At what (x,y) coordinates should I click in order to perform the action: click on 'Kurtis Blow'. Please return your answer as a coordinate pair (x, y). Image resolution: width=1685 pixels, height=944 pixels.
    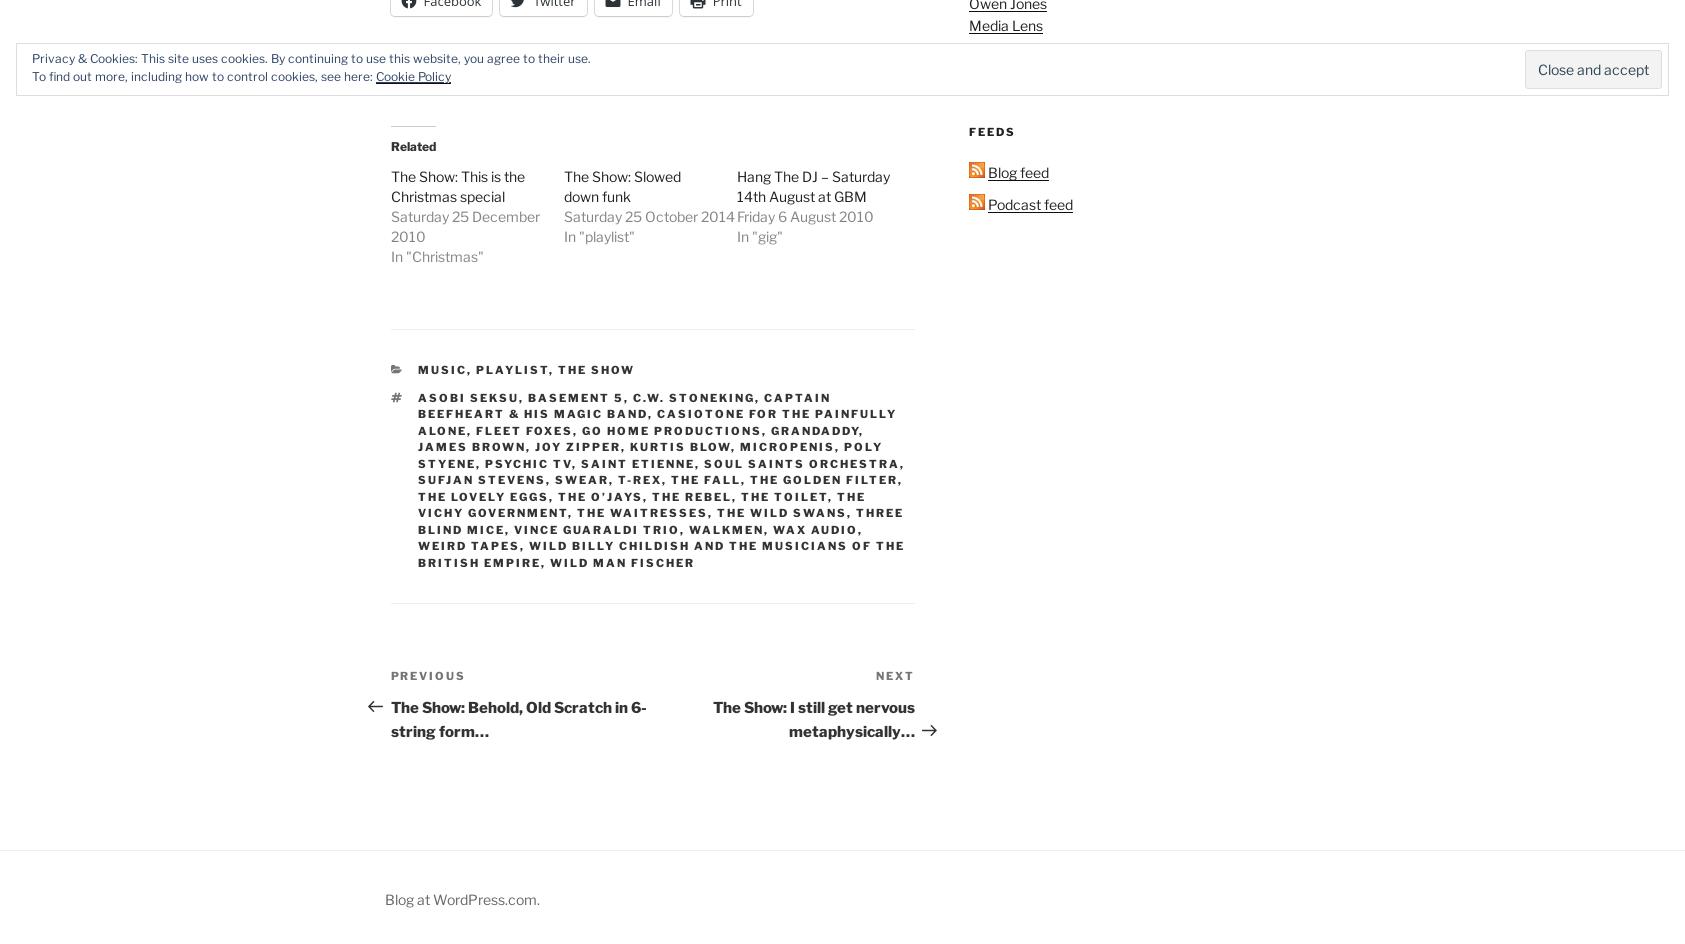
    Looking at the image, I should click on (630, 445).